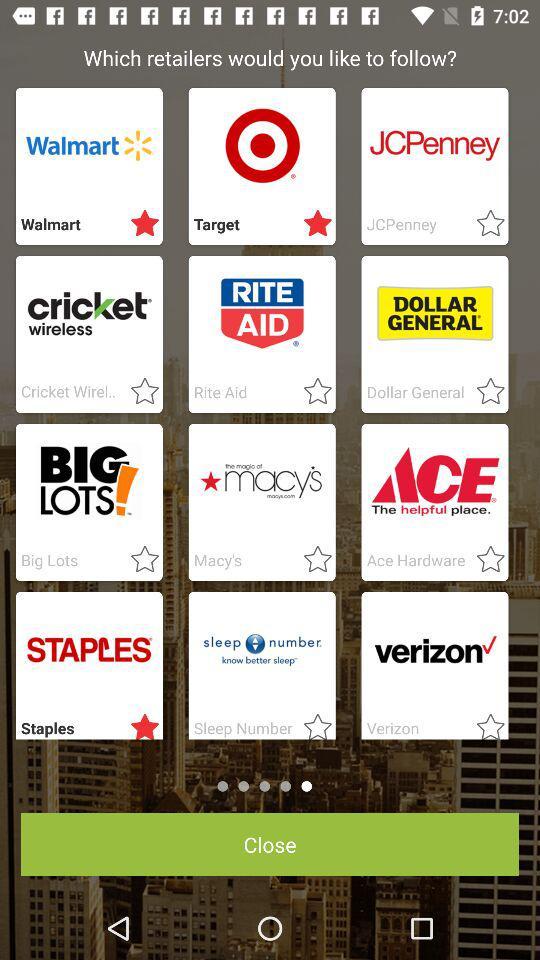  What do you see at coordinates (138, 722) in the screenshot?
I see `button` at bounding box center [138, 722].